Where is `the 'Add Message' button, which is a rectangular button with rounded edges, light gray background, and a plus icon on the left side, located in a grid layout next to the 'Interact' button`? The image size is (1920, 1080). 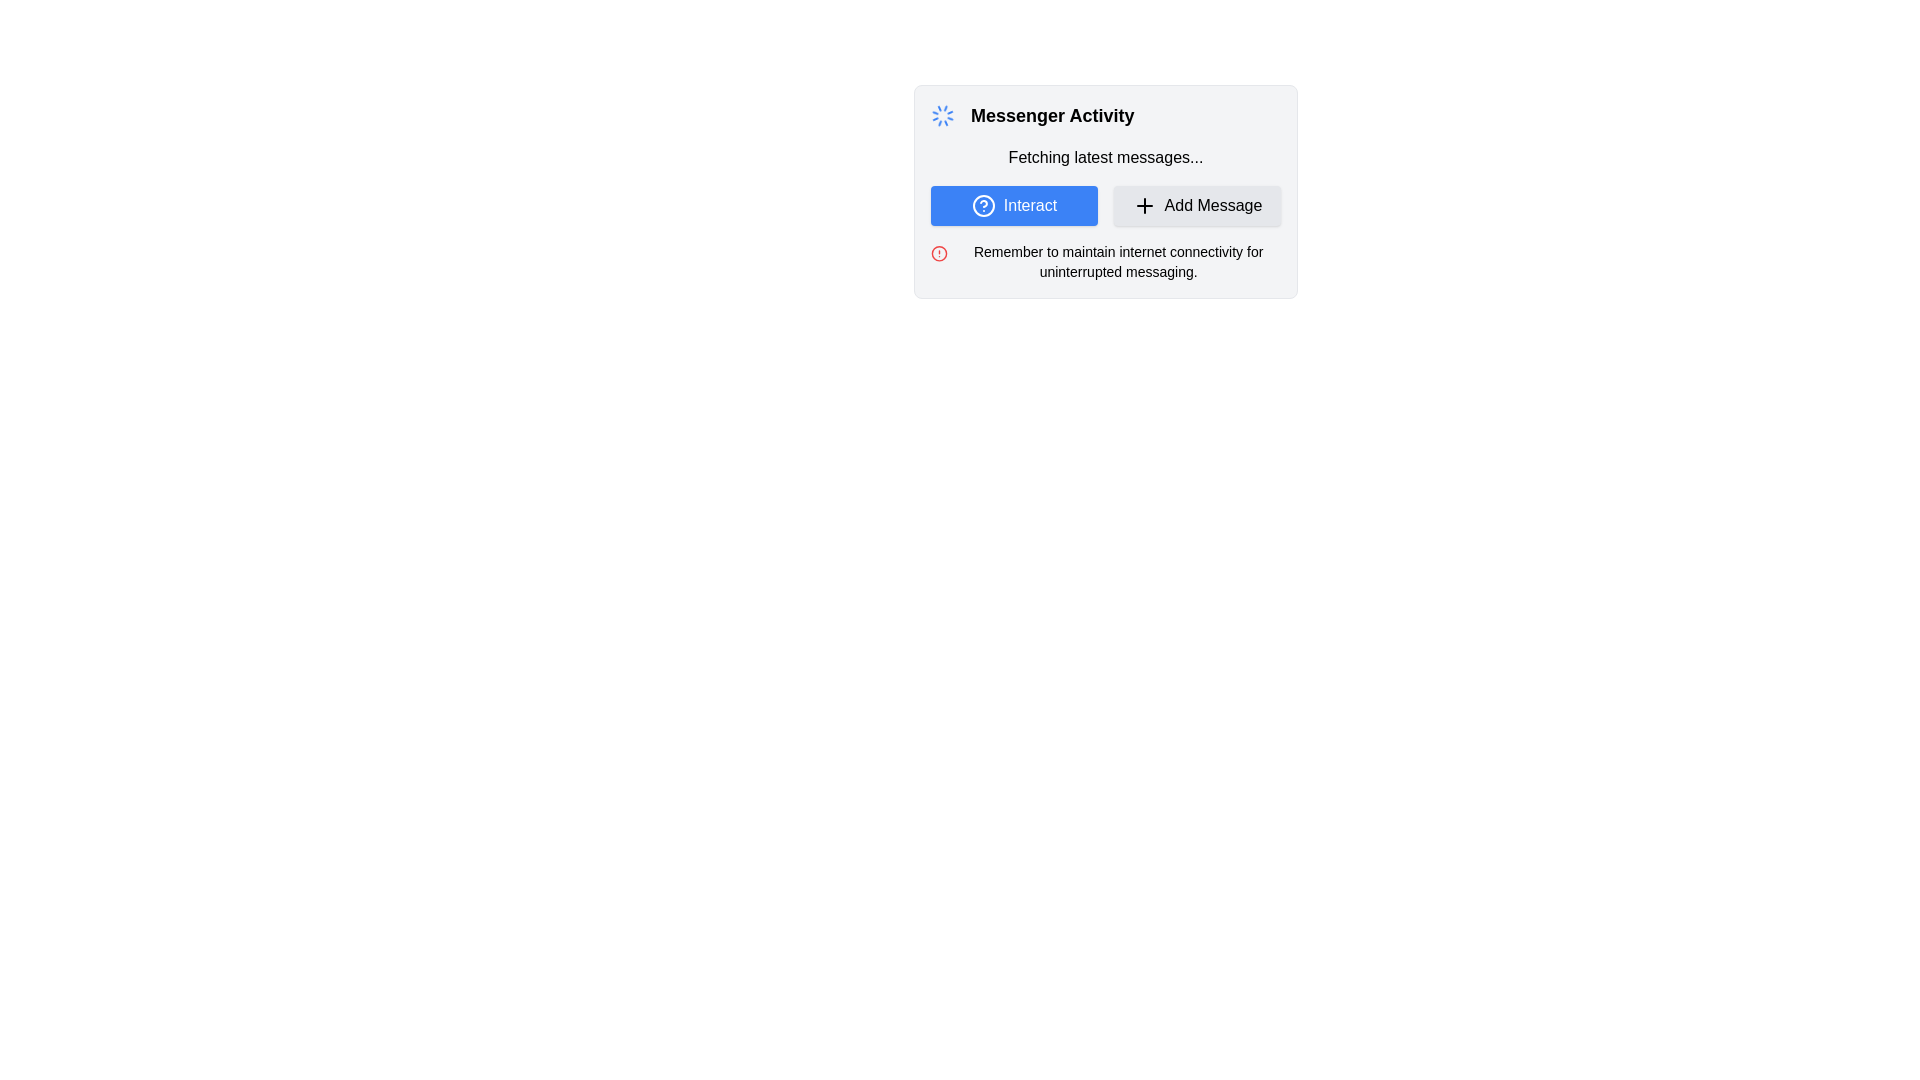
the 'Add Message' button, which is a rectangular button with rounded edges, light gray background, and a plus icon on the left side, located in a grid layout next to the 'Interact' button is located at coordinates (1197, 205).